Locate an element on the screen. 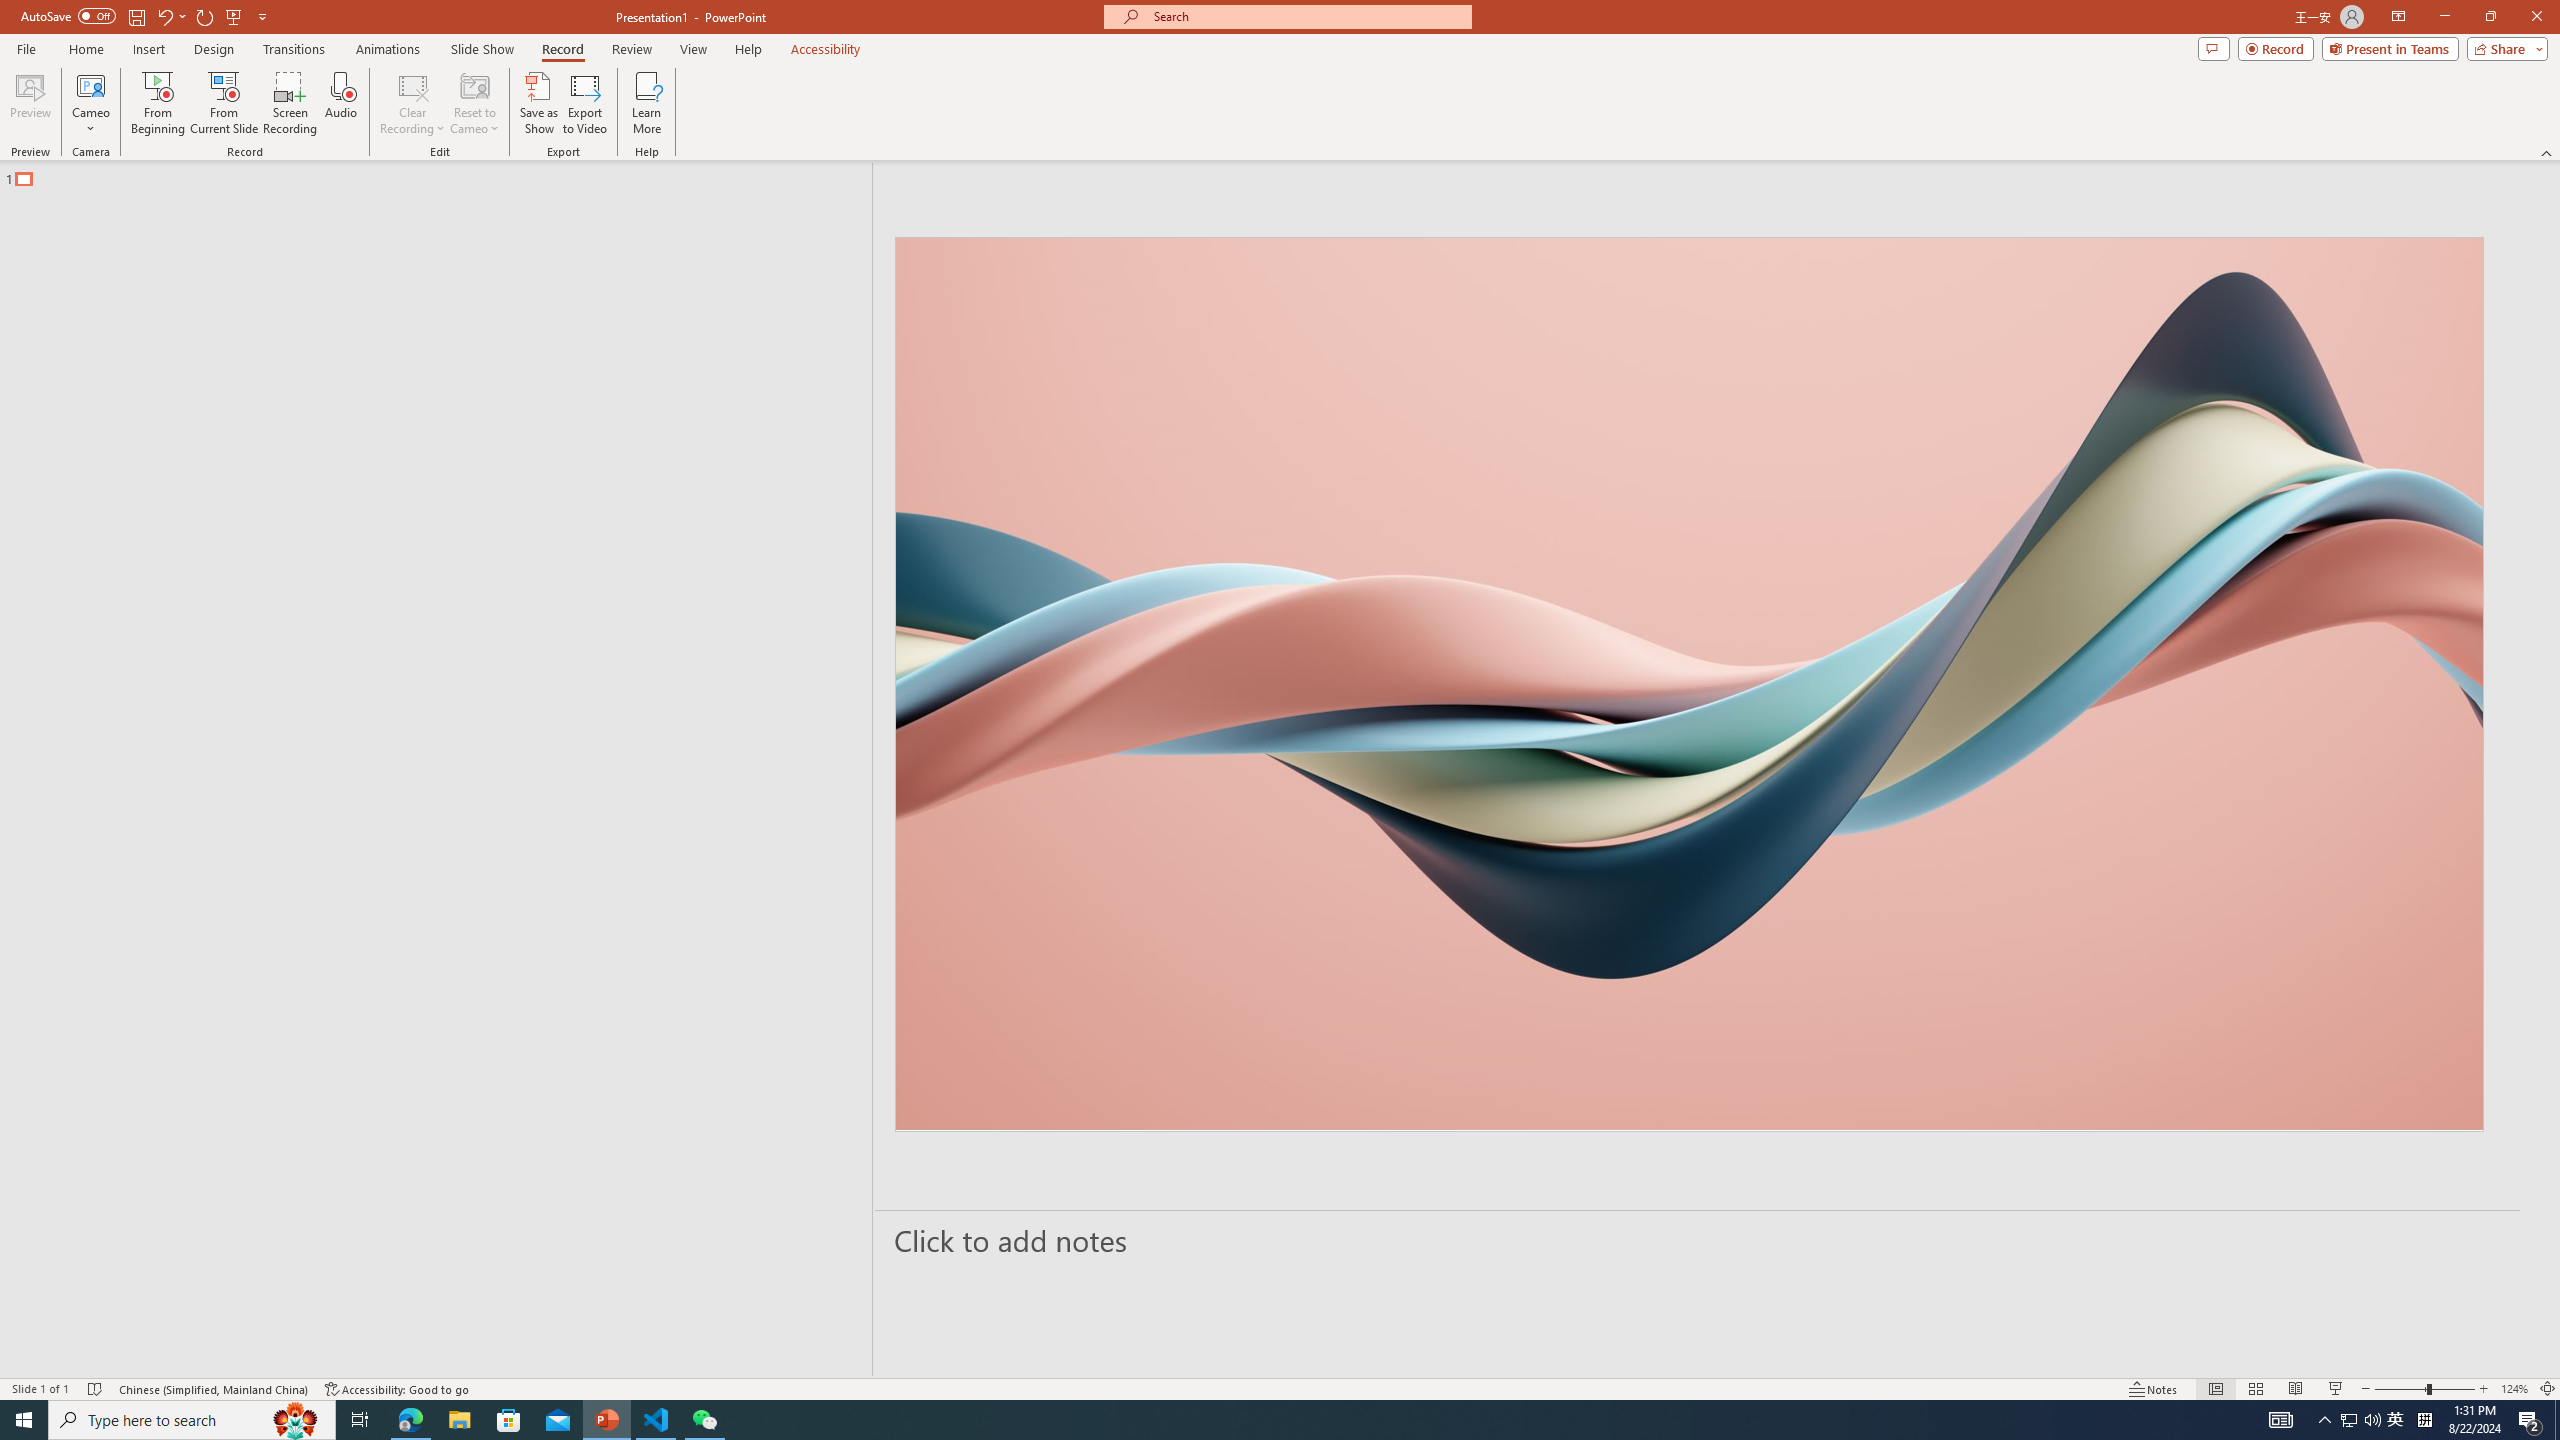 This screenshot has height=1440, width=2560. 'Accessibility Checker Accessibility: Good to go' is located at coordinates (398, 1389).